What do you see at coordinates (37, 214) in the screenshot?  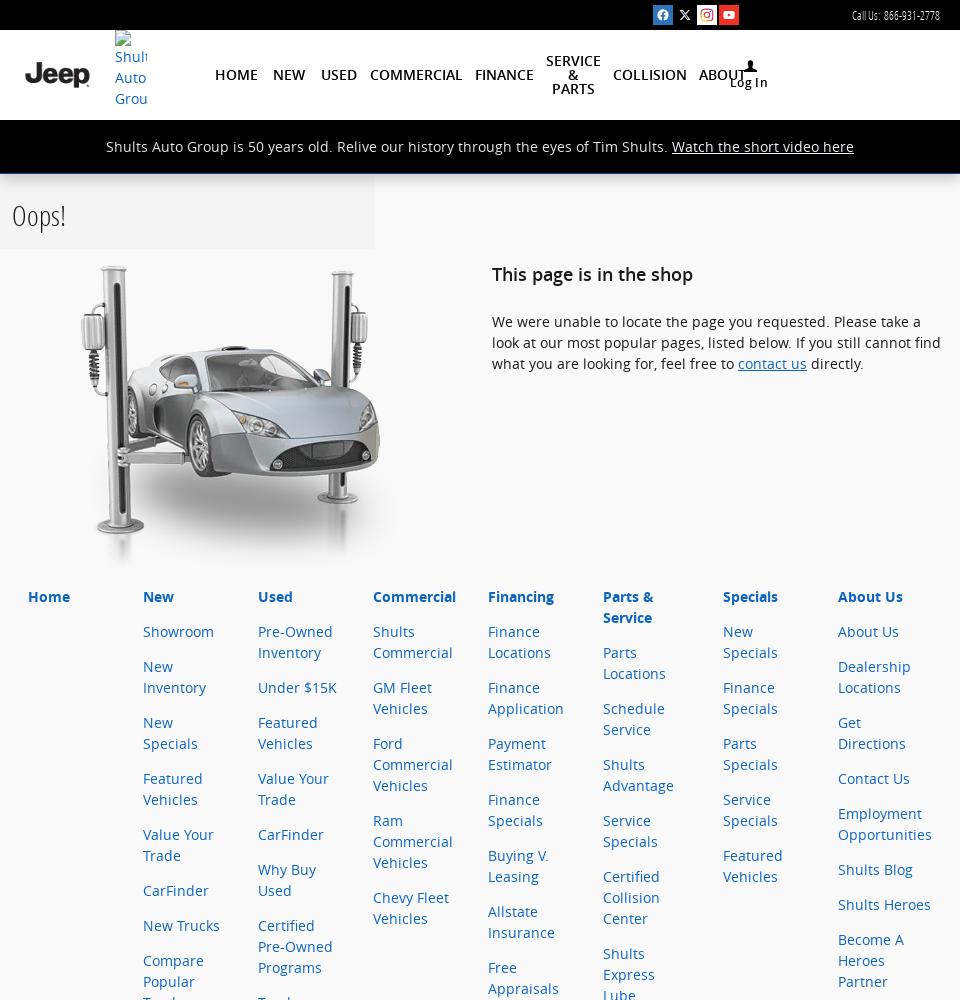 I see `'Oops!'` at bounding box center [37, 214].